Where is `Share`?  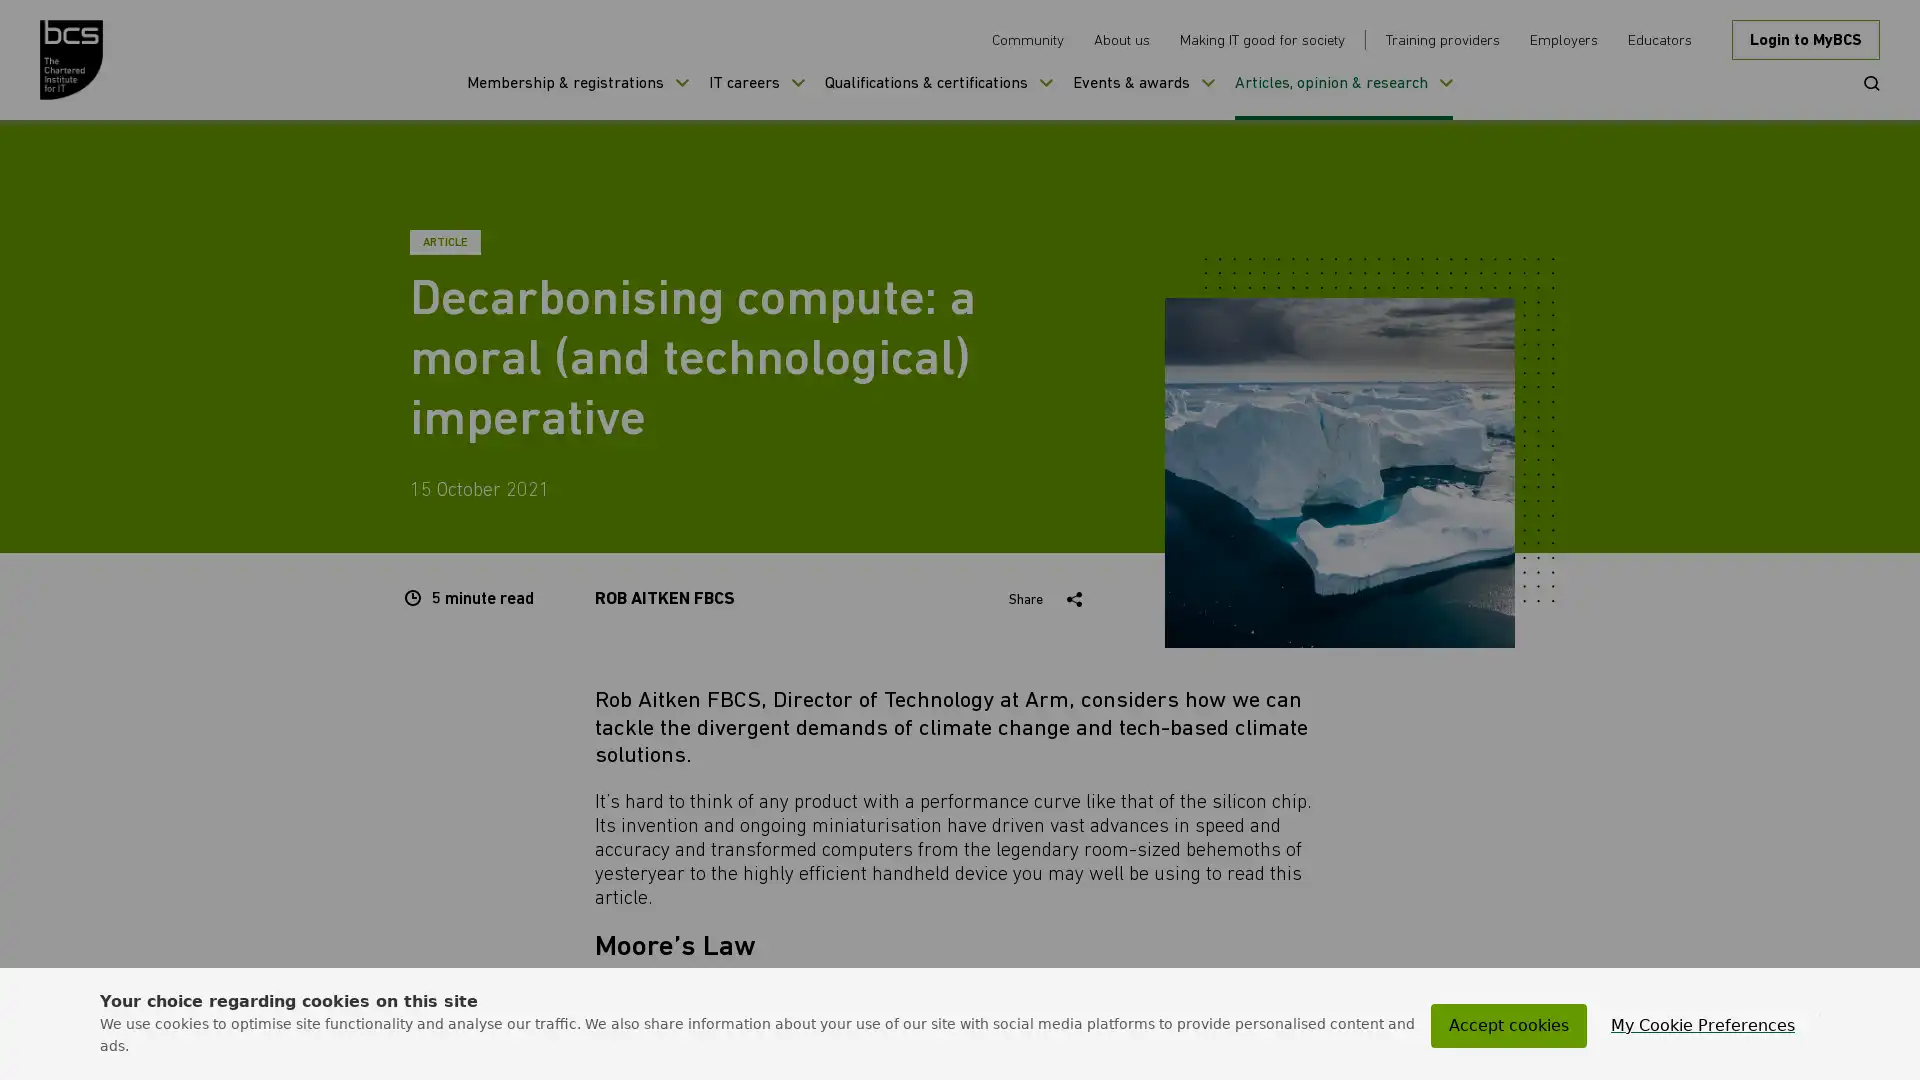 Share is located at coordinates (1048, 599).